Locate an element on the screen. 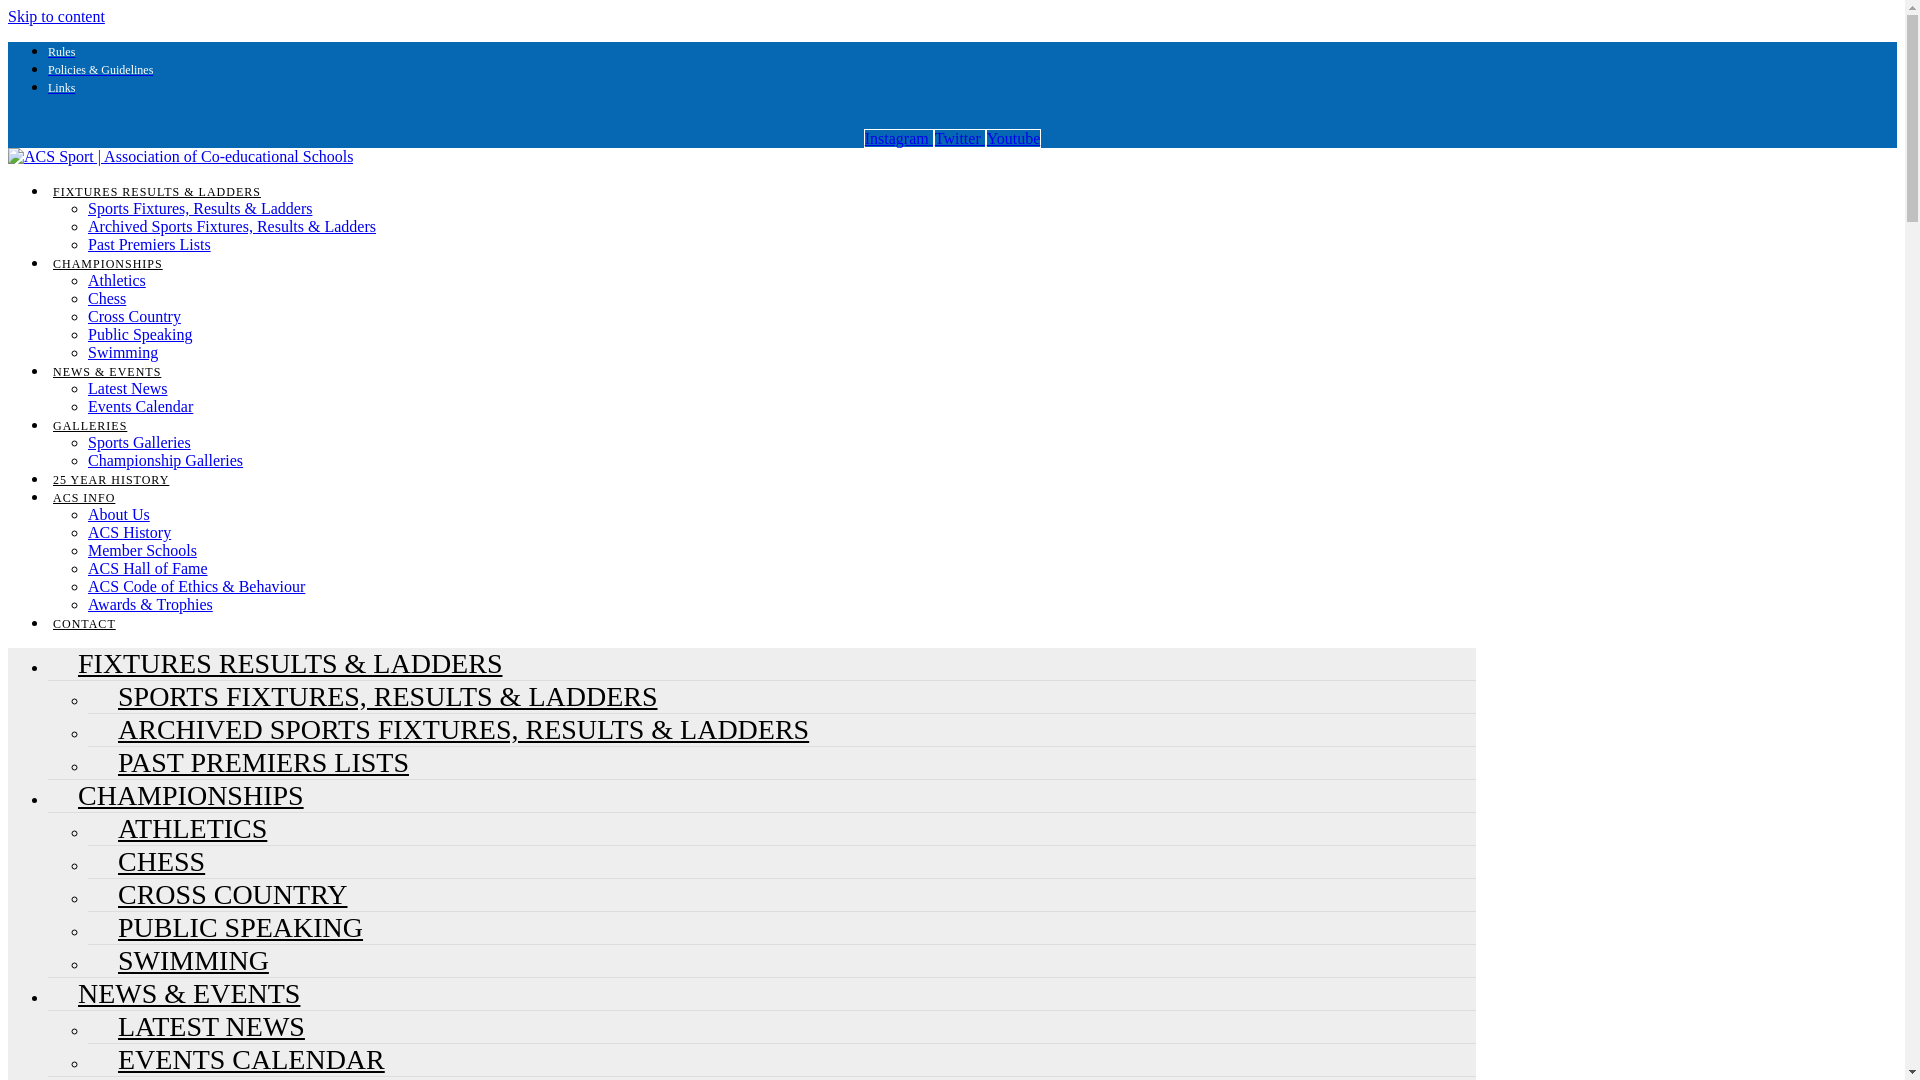 The height and width of the screenshot is (1080, 1920). '25 YEAR HISTORY' is located at coordinates (109, 479).